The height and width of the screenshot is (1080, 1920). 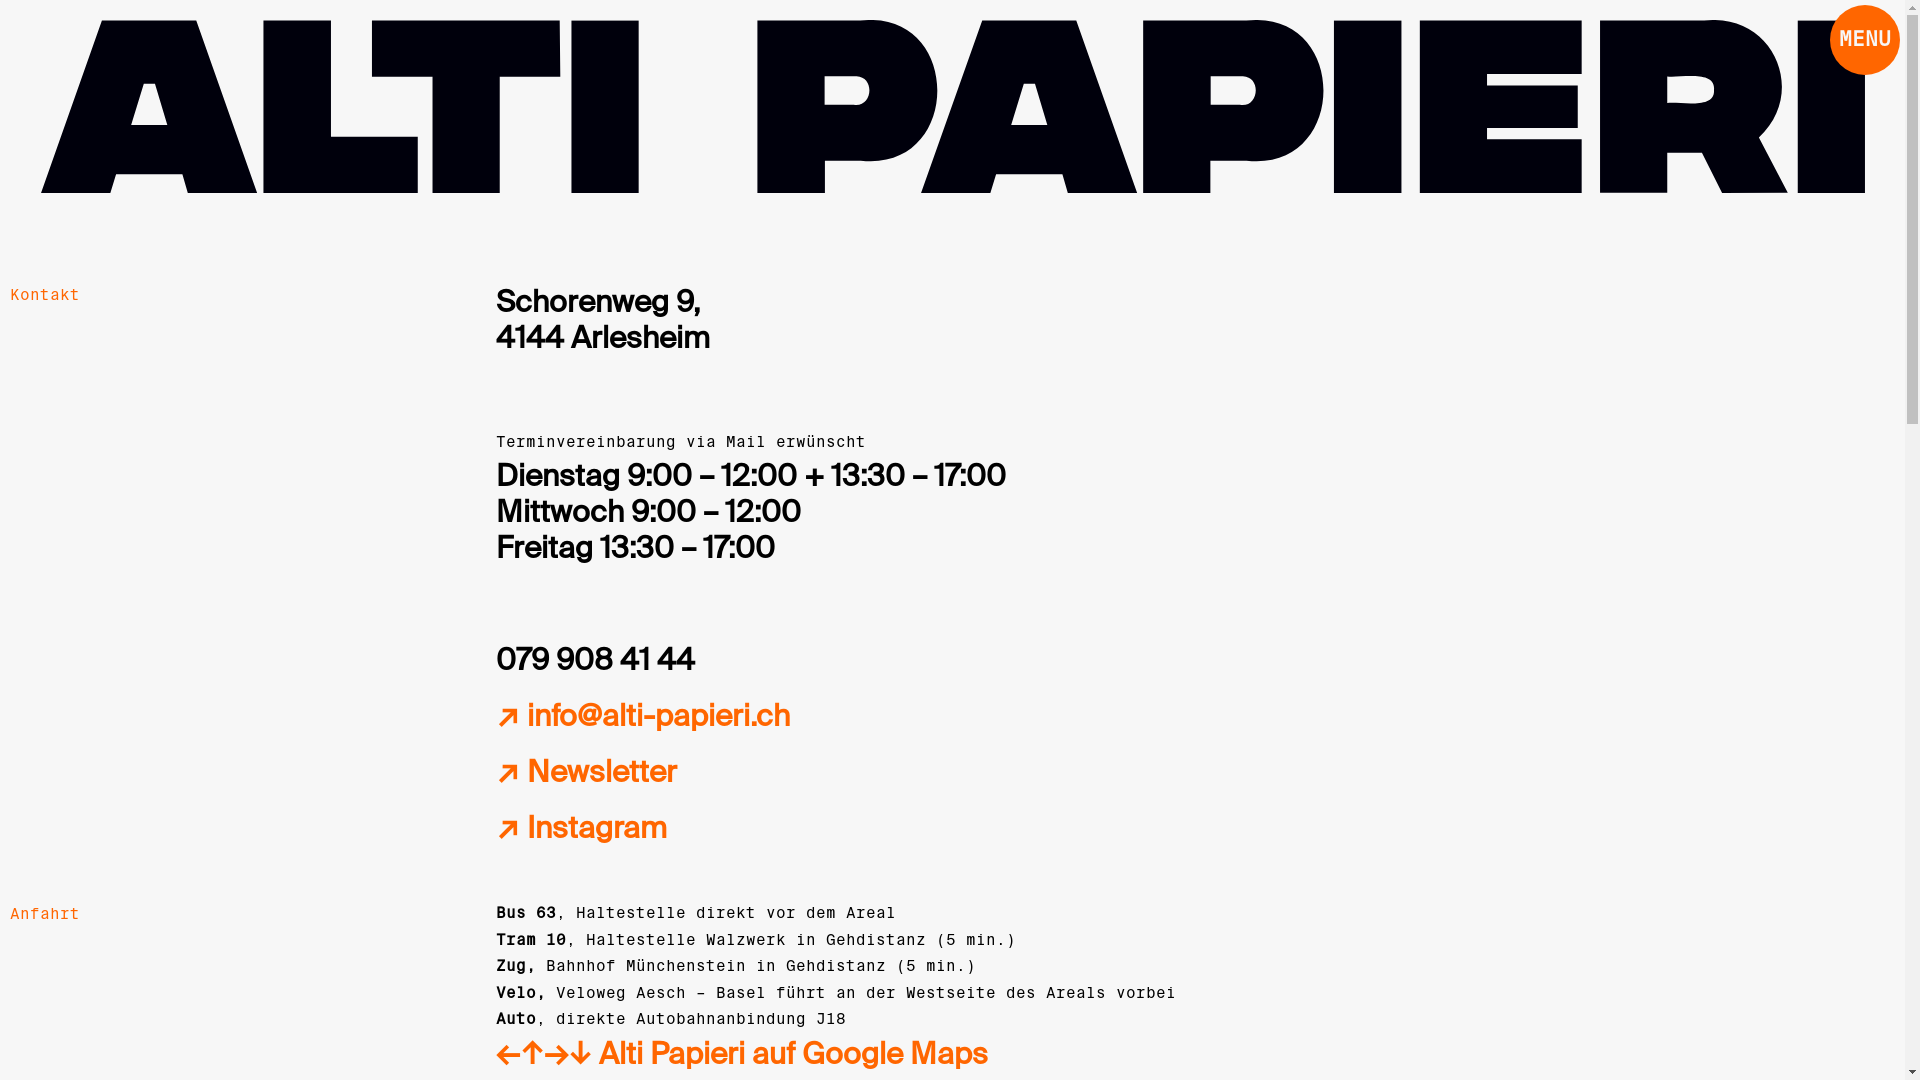 I want to click on 'MENU', so click(x=1838, y=38).